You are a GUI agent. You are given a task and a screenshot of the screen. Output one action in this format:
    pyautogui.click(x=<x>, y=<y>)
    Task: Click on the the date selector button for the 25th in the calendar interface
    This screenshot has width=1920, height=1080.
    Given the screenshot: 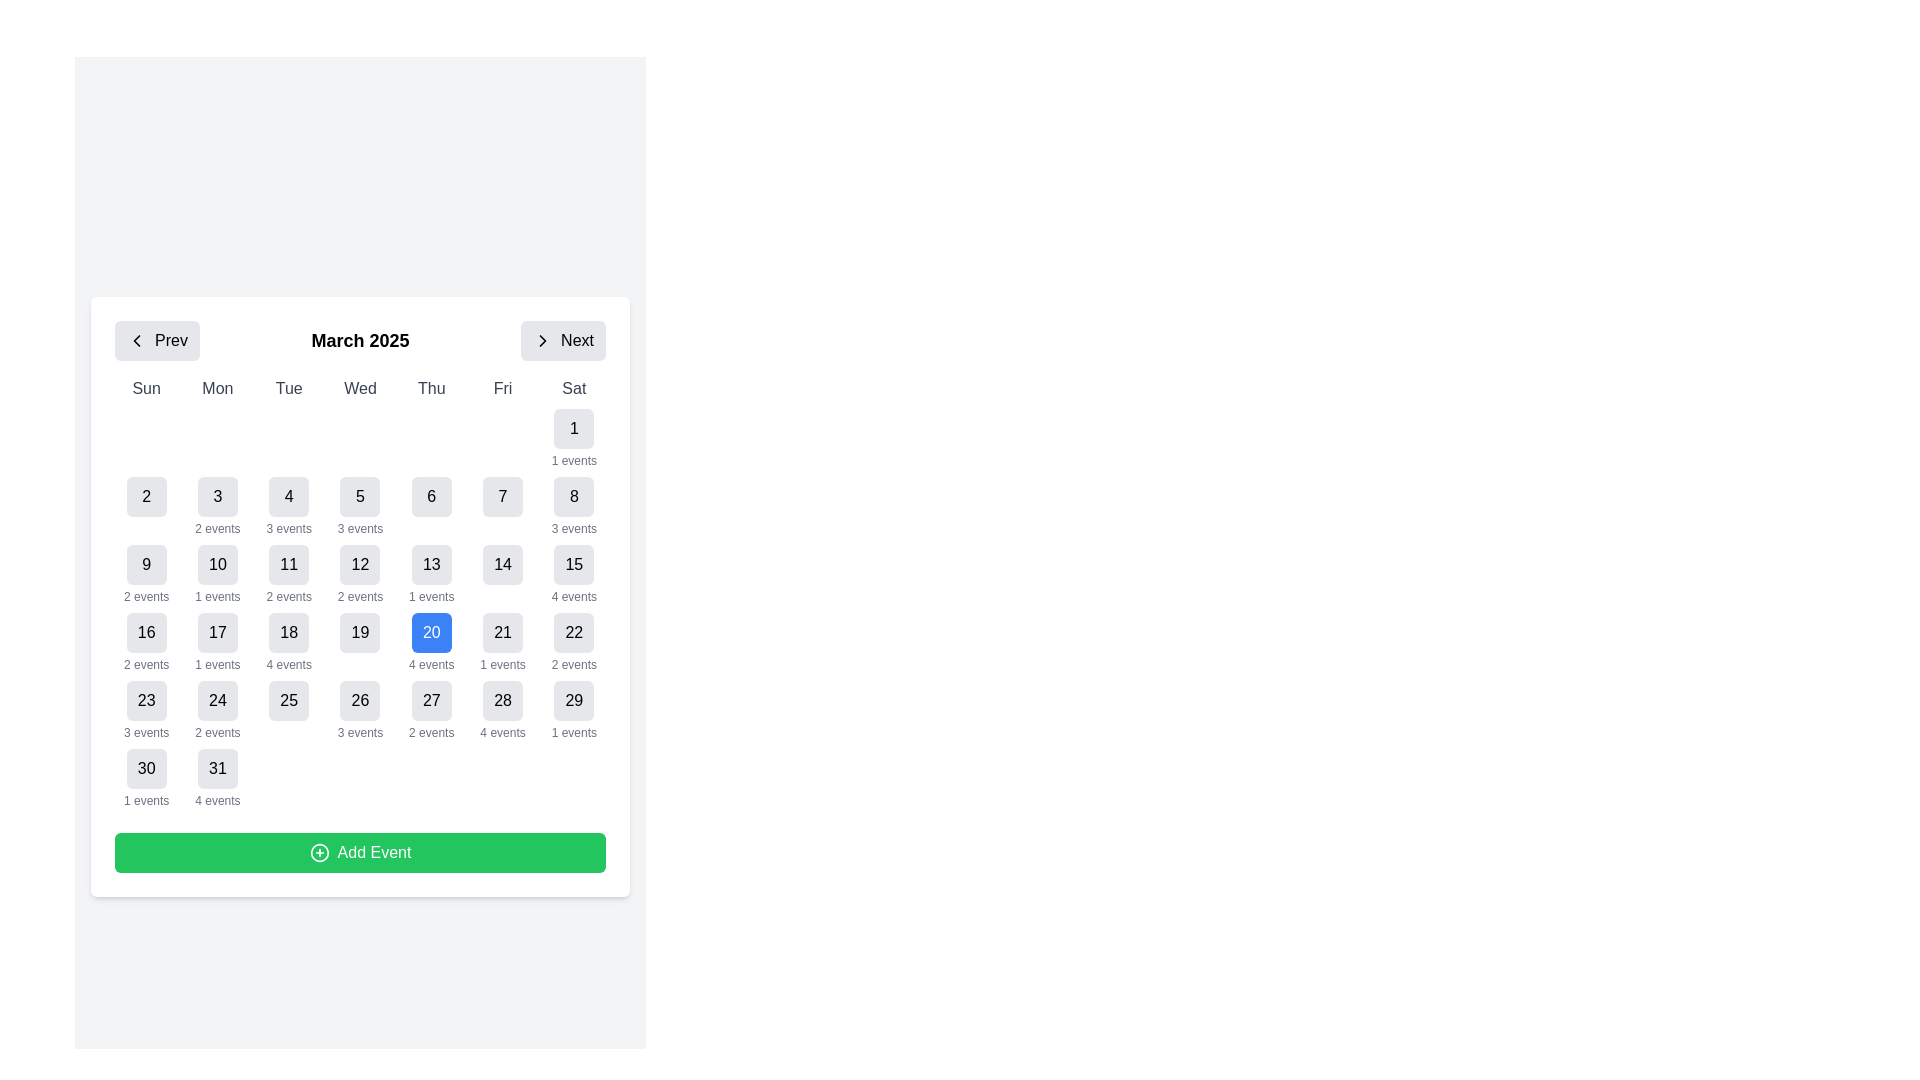 What is the action you would take?
    pyautogui.click(x=288, y=709)
    